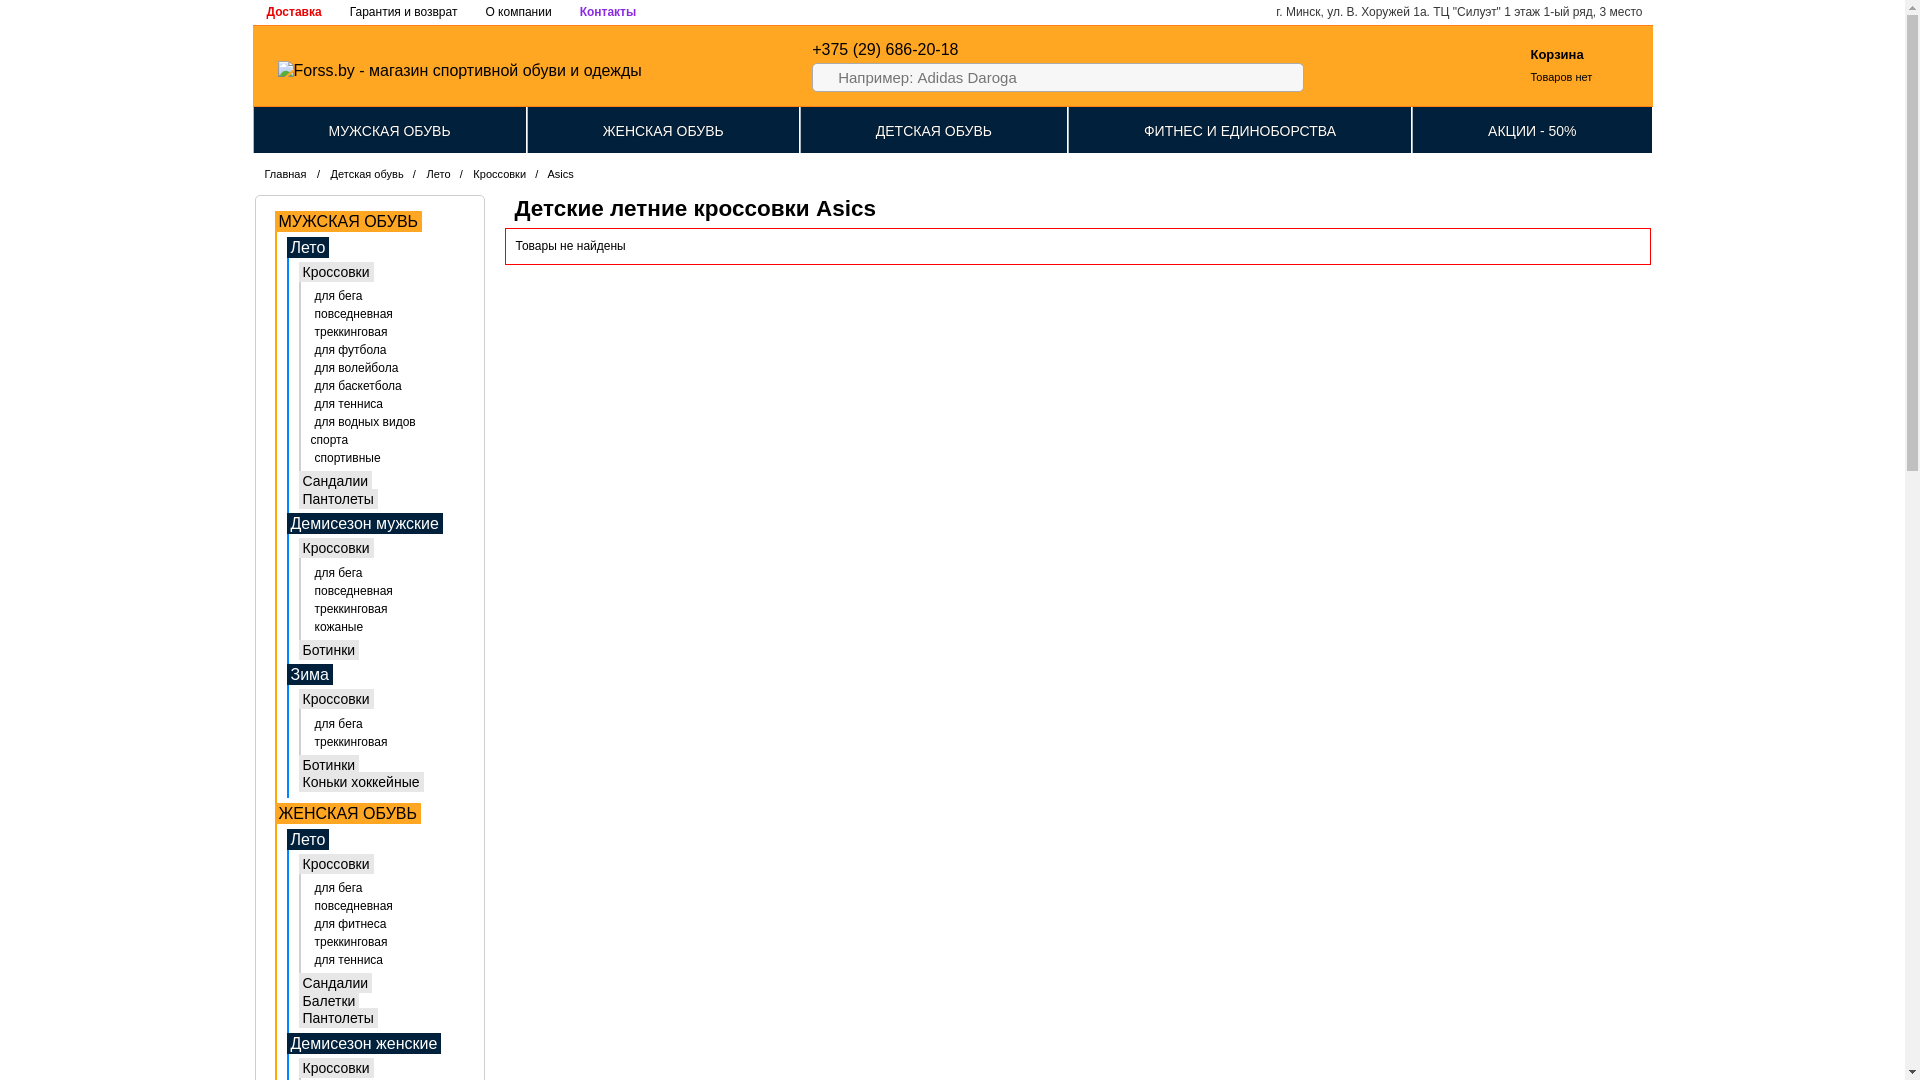 The height and width of the screenshot is (1080, 1920). What do you see at coordinates (883, 48) in the screenshot?
I see `'+375 (29) 686-20-18'` at bounding box center [883, 48].